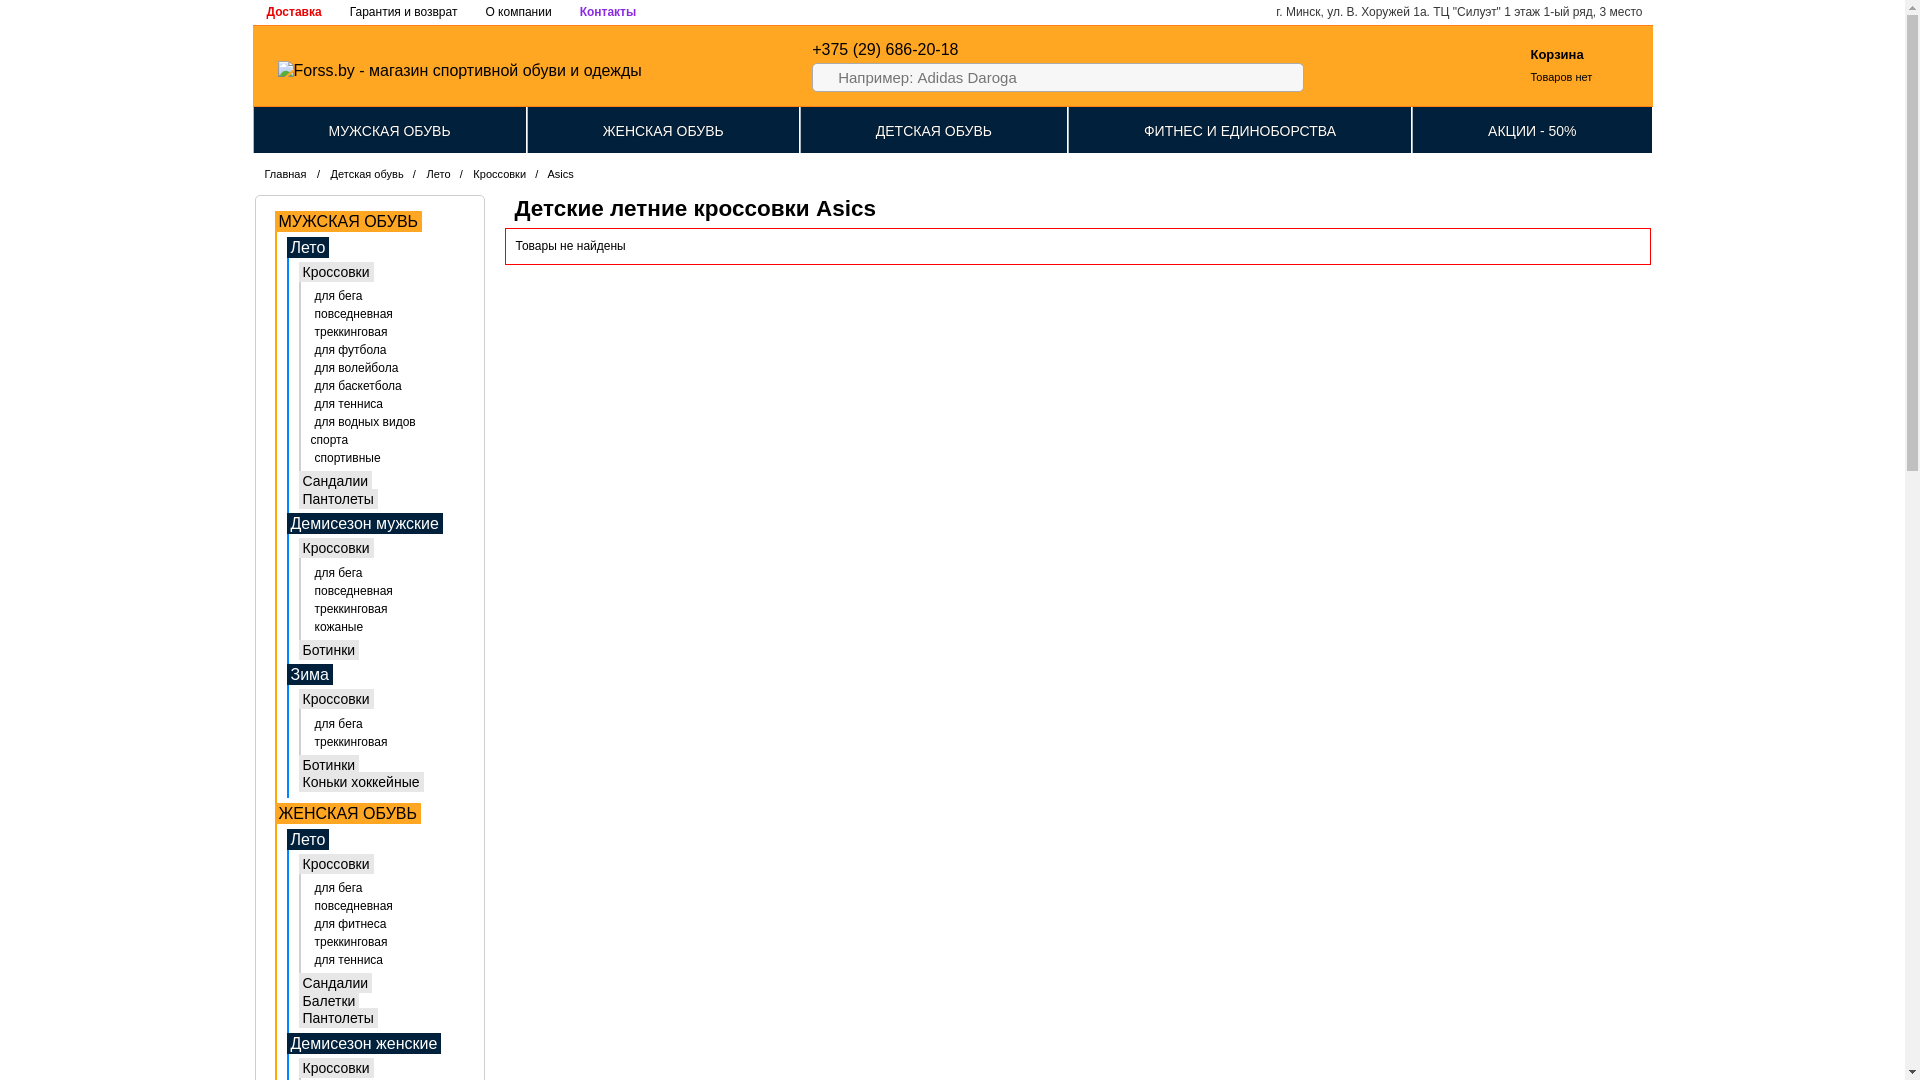 The height and width of the screenshot is (1080, 1920). What do you see at coordinates (883, 48) in the screenshot?
I see `'+375 (29) 686-20-18'` at bounding box center [883, 48].